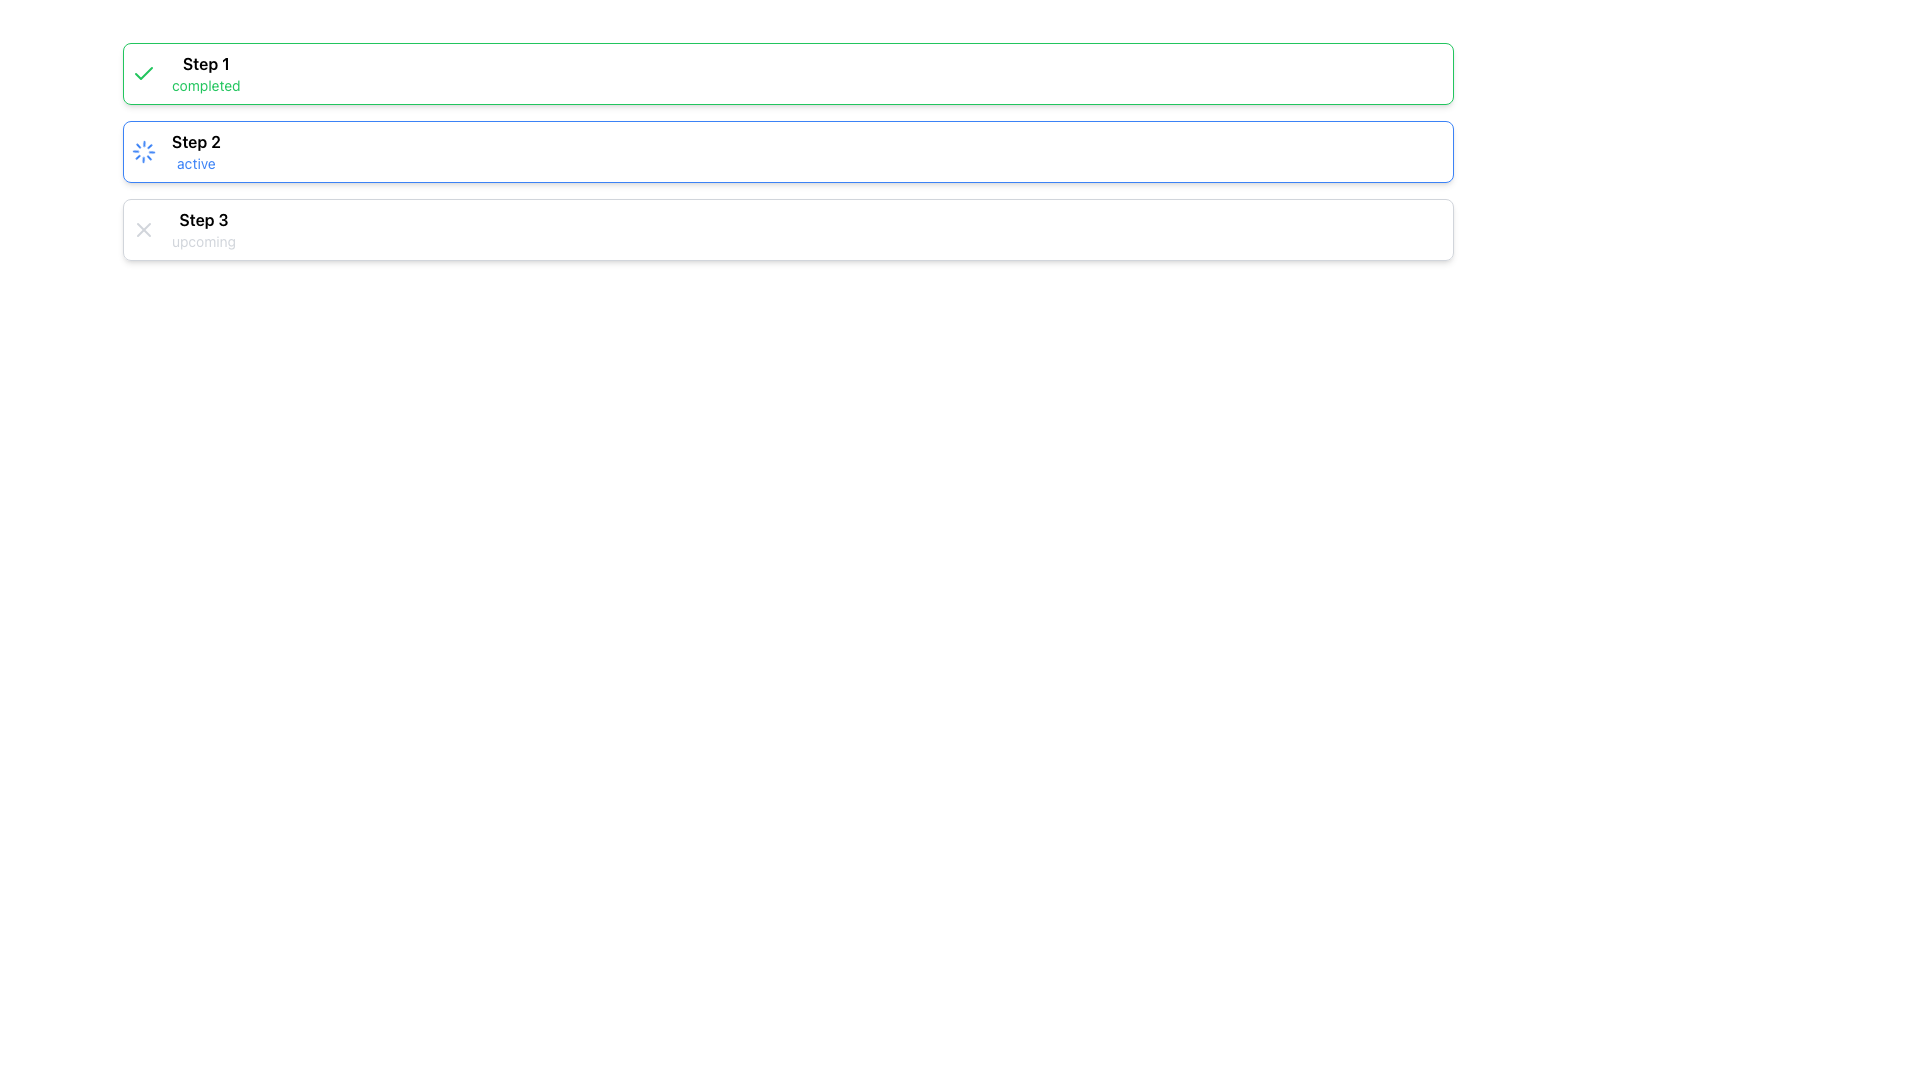 This screenshot has width=1920, height=1080. Describe the element at coordinates (787, 72) in the screenshot. I see `the completed step indicator for progress tracking, which is the first element in a vertical arrangement of three steps` at that location.